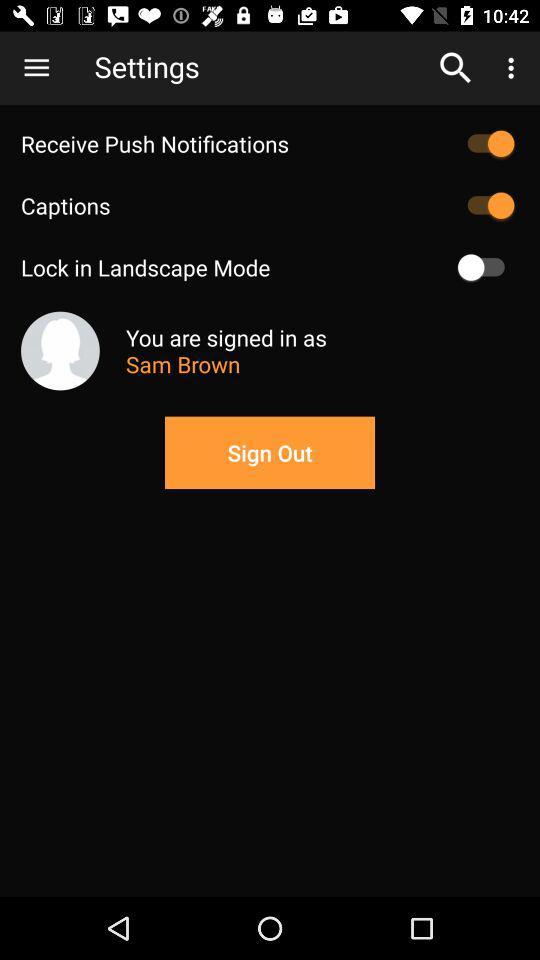  What do you see at coordinates (485, 142) in the screenshot?
I see `on push notifications` at bounding box center [485, 142].